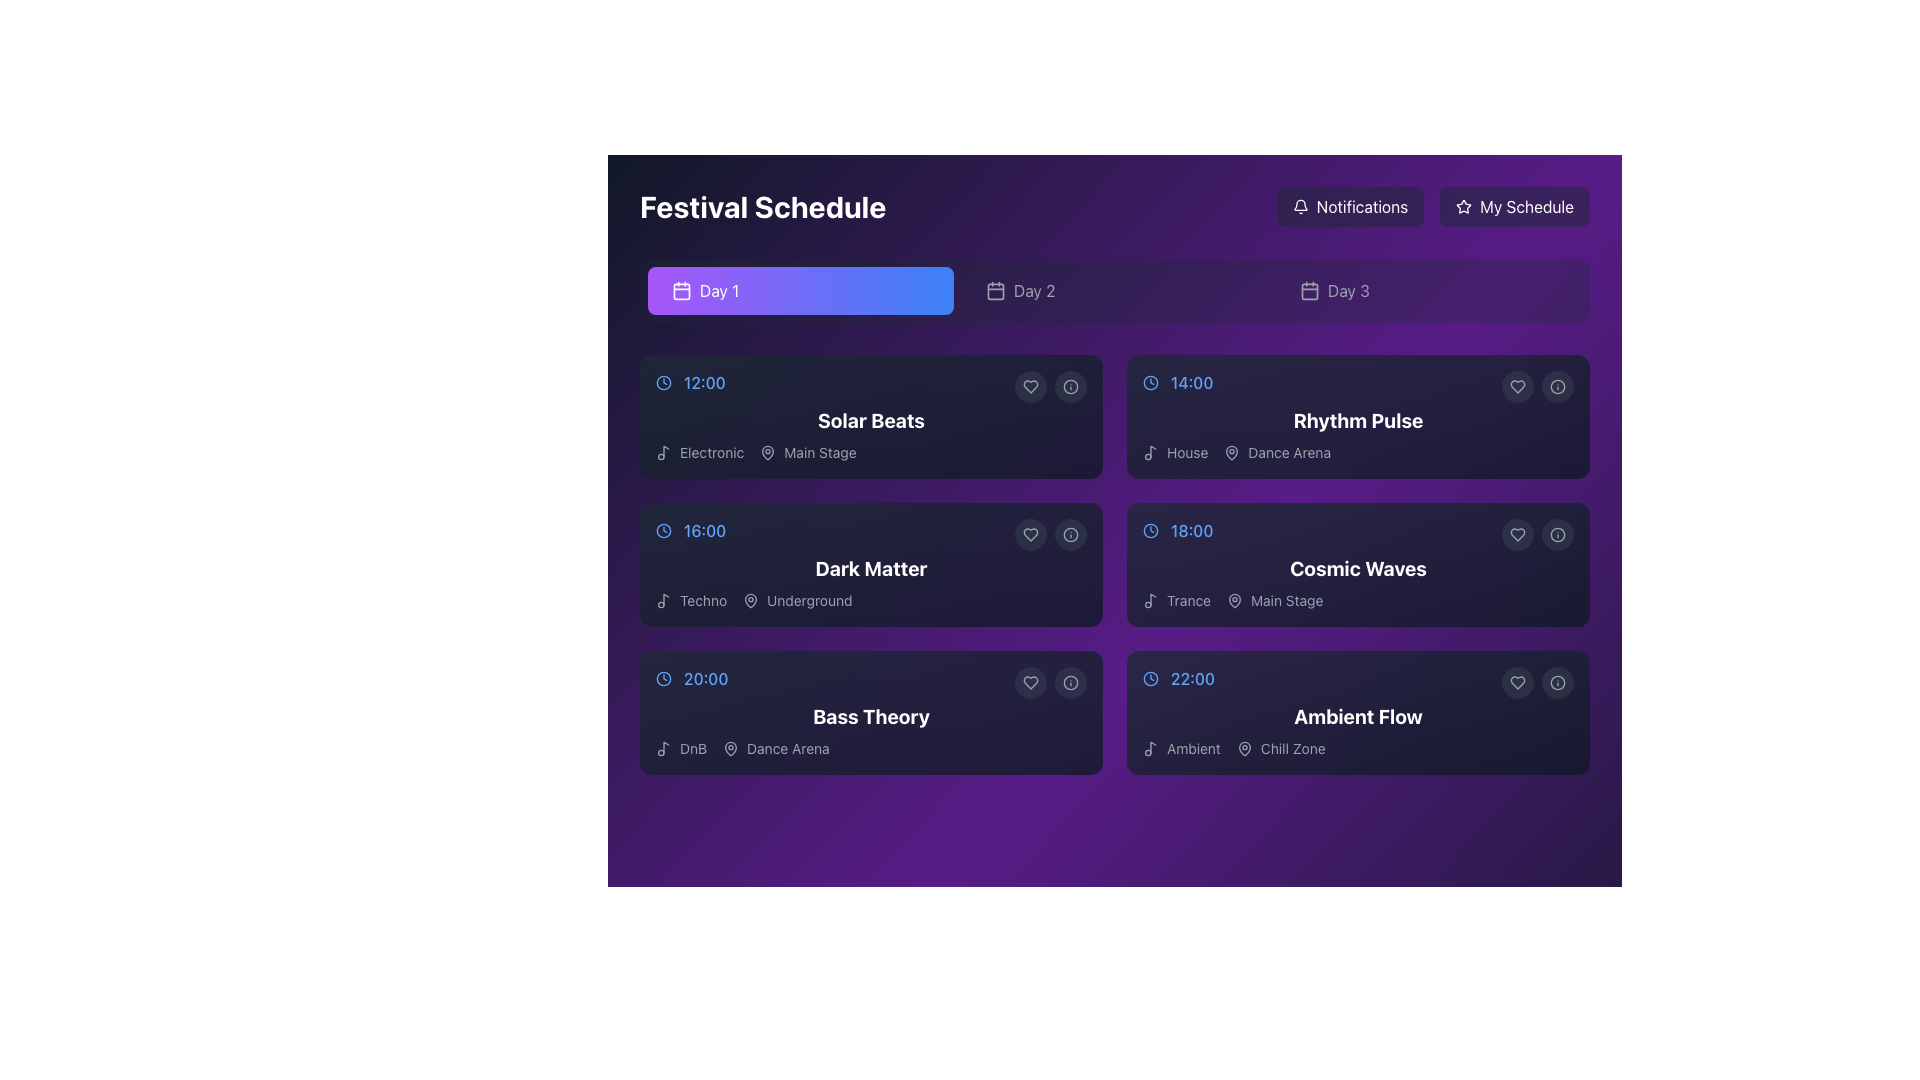 This screenshot has height=1080, width=1920. I want to click on the heart-shaped icon in the bottom-right corner of the 'Ambient Flow' event card to mark it as a favorite, so click(1517, 681).